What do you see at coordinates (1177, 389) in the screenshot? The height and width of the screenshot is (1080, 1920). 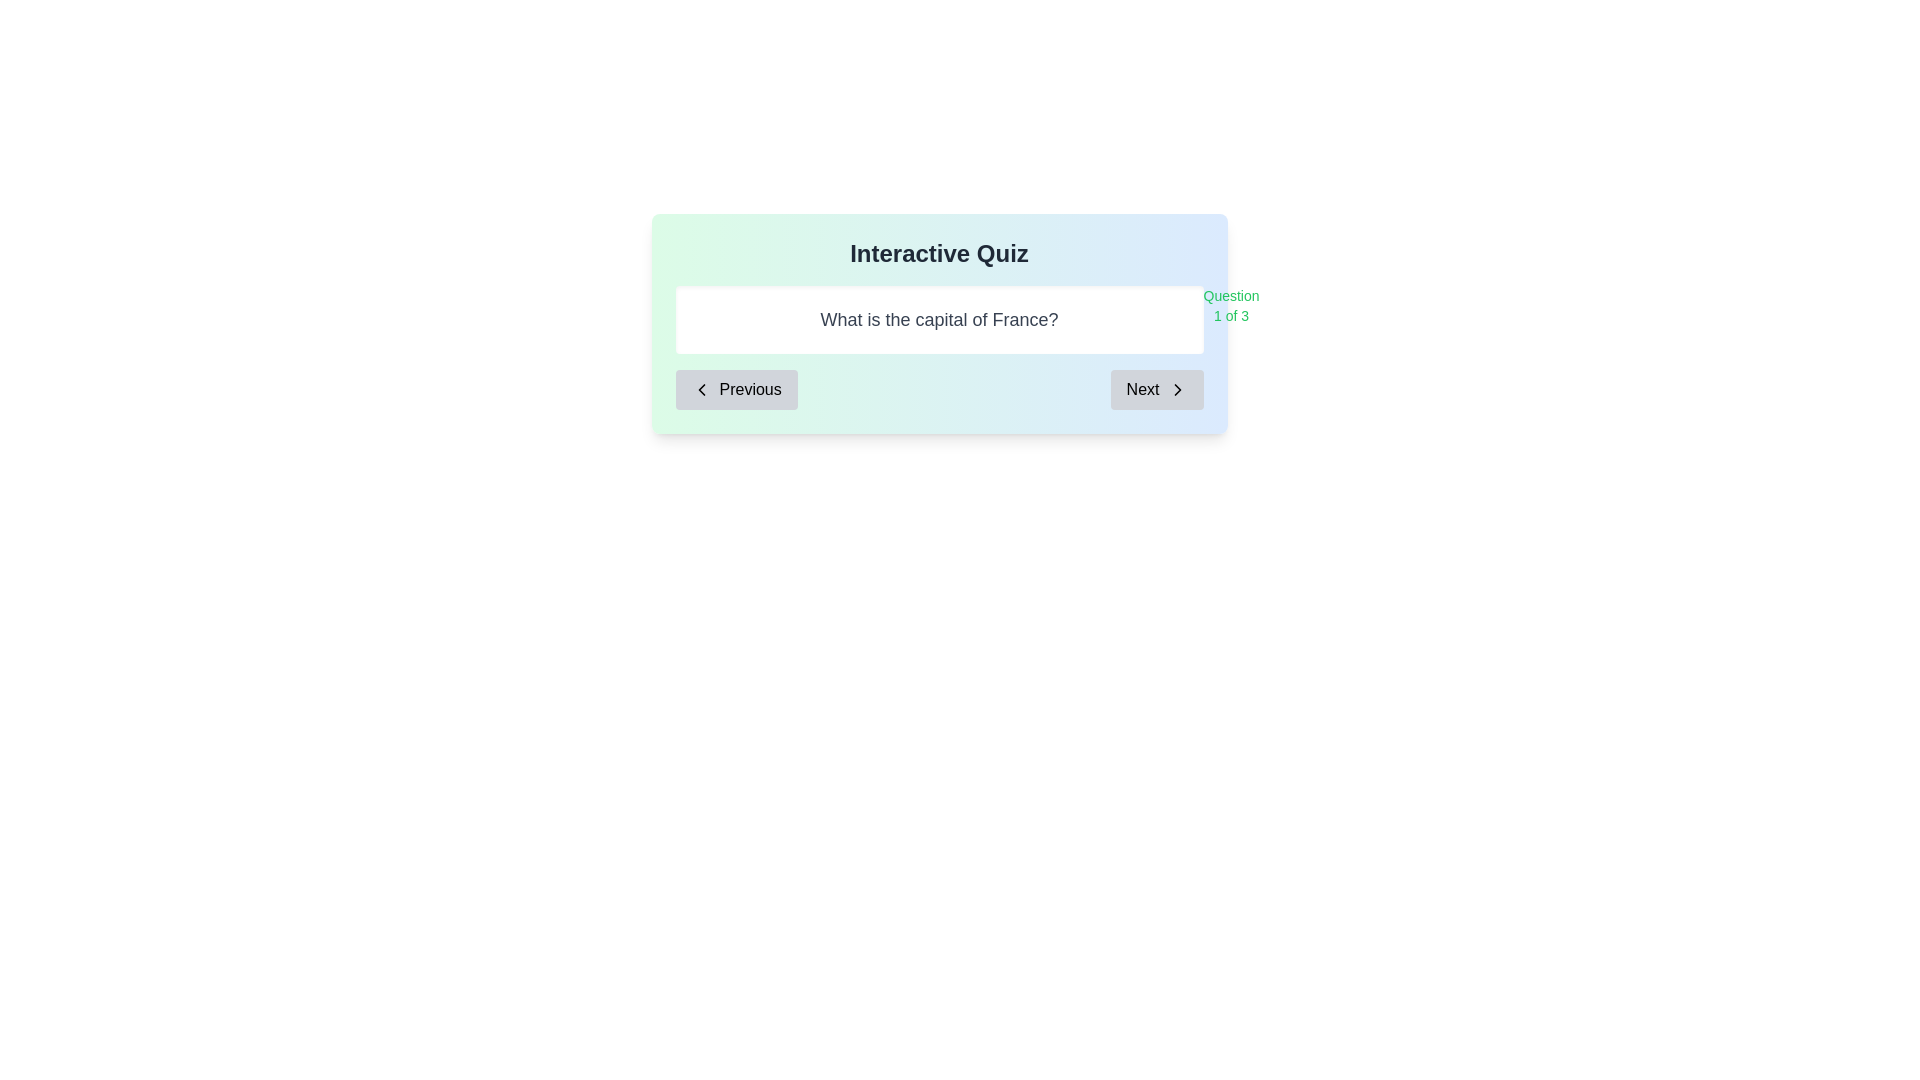 I see `the compact right-pointing arrow icon within the 'Next' button` at bounding box center [1177, 389].